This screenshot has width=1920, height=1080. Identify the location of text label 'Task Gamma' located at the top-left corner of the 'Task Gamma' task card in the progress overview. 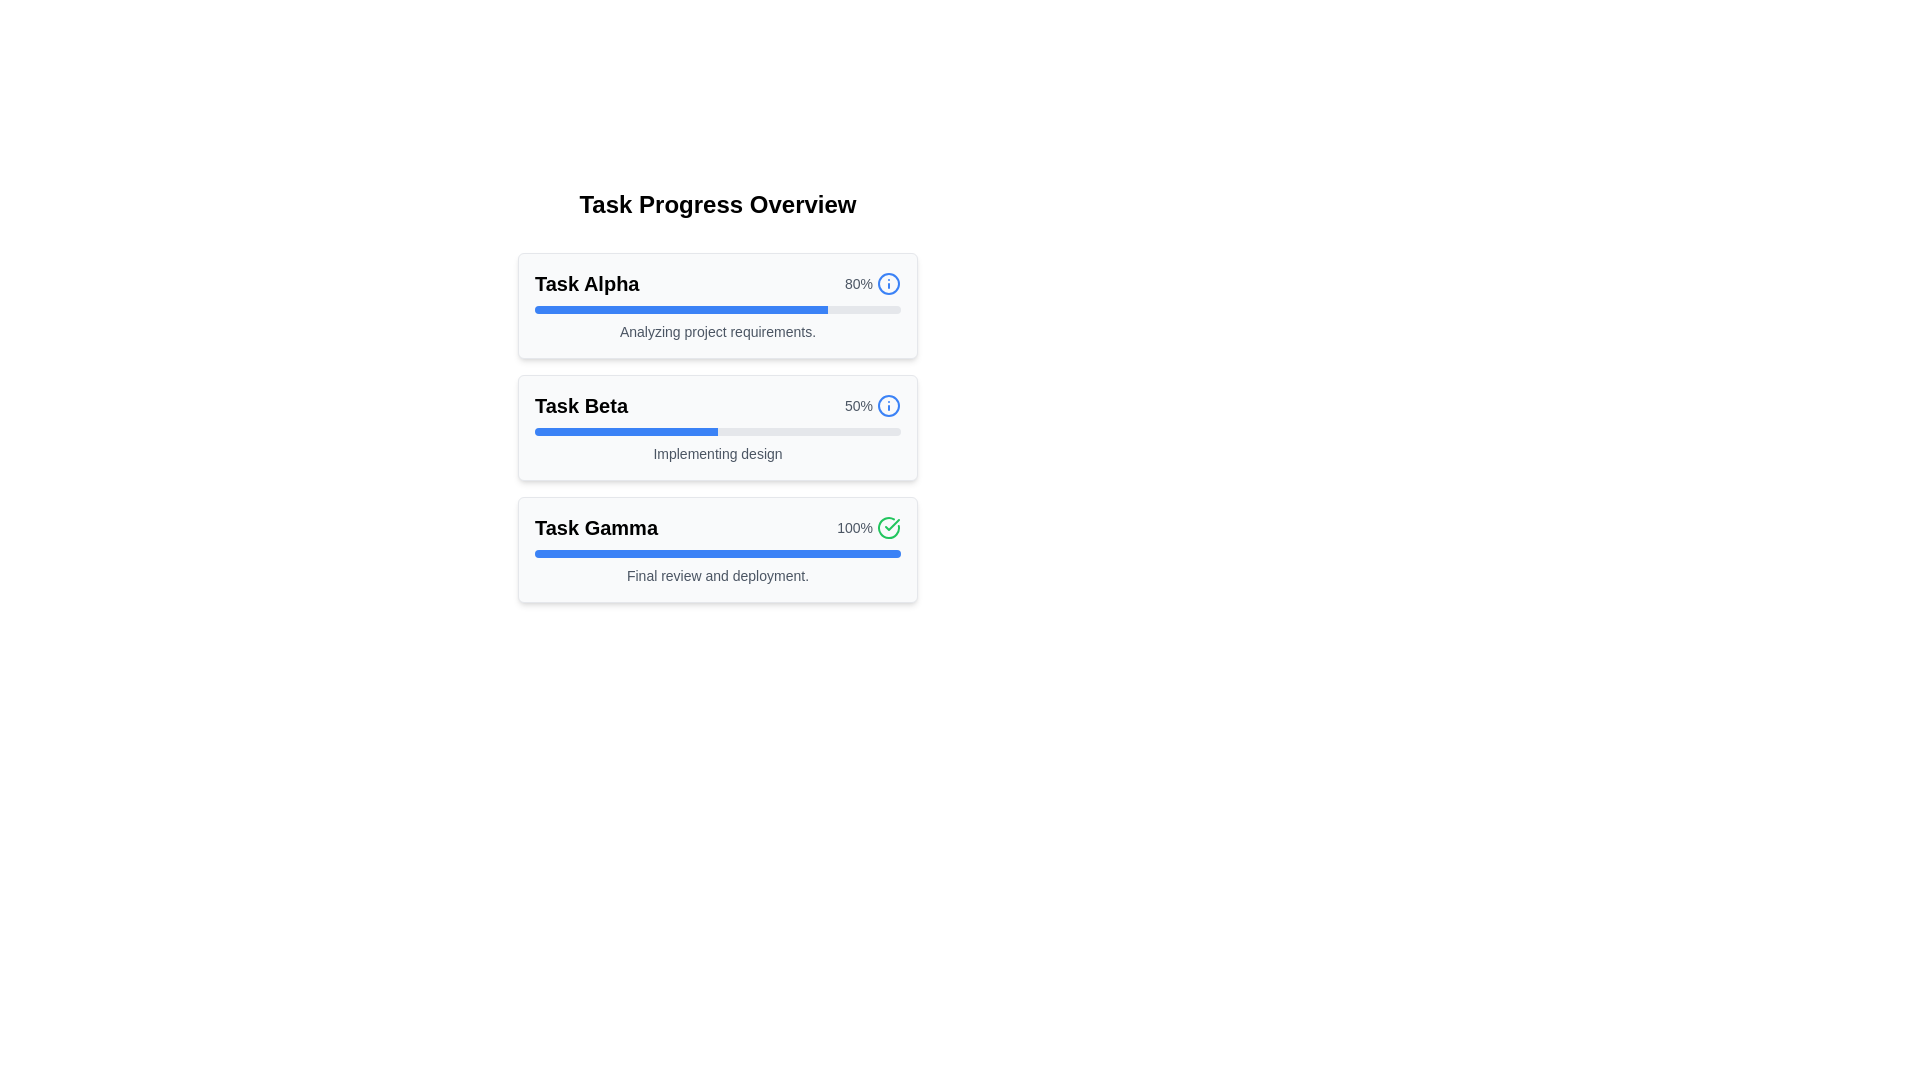
(595, 527).